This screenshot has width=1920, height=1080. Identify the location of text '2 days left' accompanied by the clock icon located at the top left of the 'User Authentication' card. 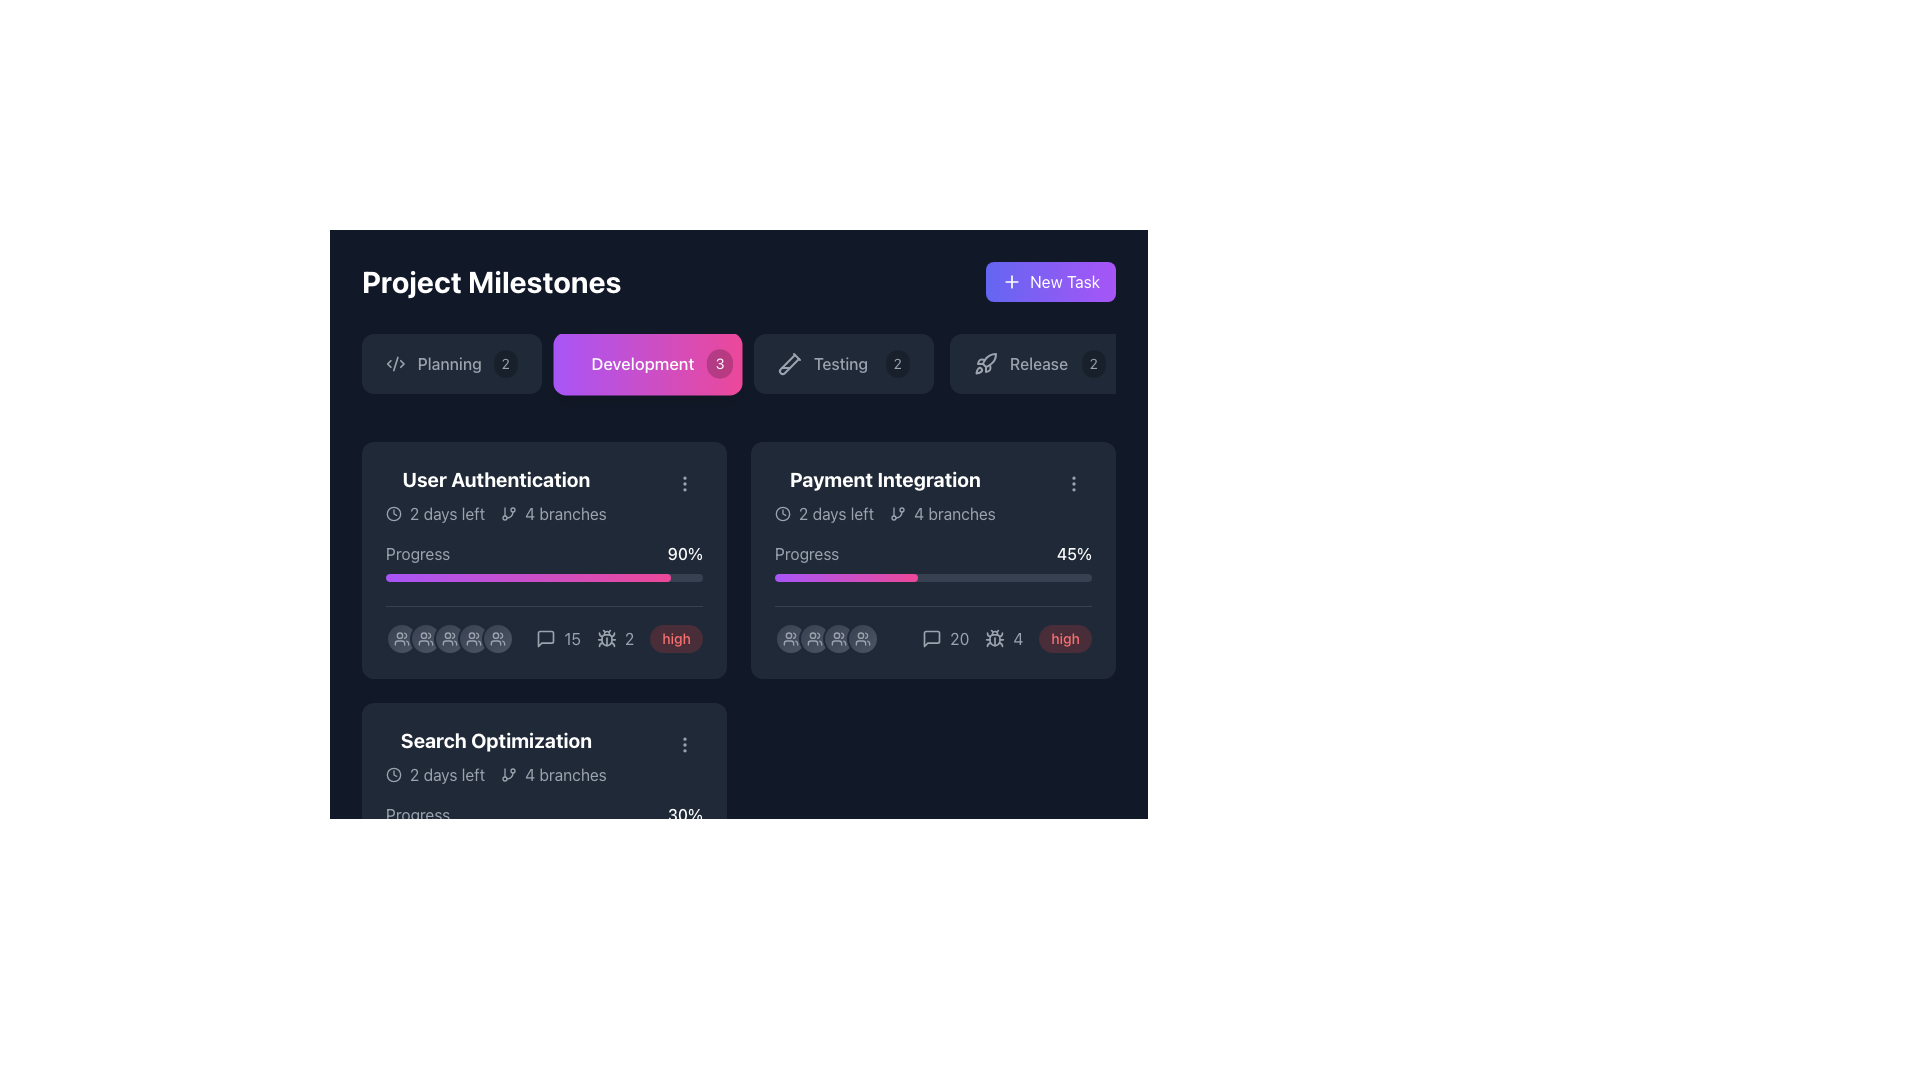
(434, 512).